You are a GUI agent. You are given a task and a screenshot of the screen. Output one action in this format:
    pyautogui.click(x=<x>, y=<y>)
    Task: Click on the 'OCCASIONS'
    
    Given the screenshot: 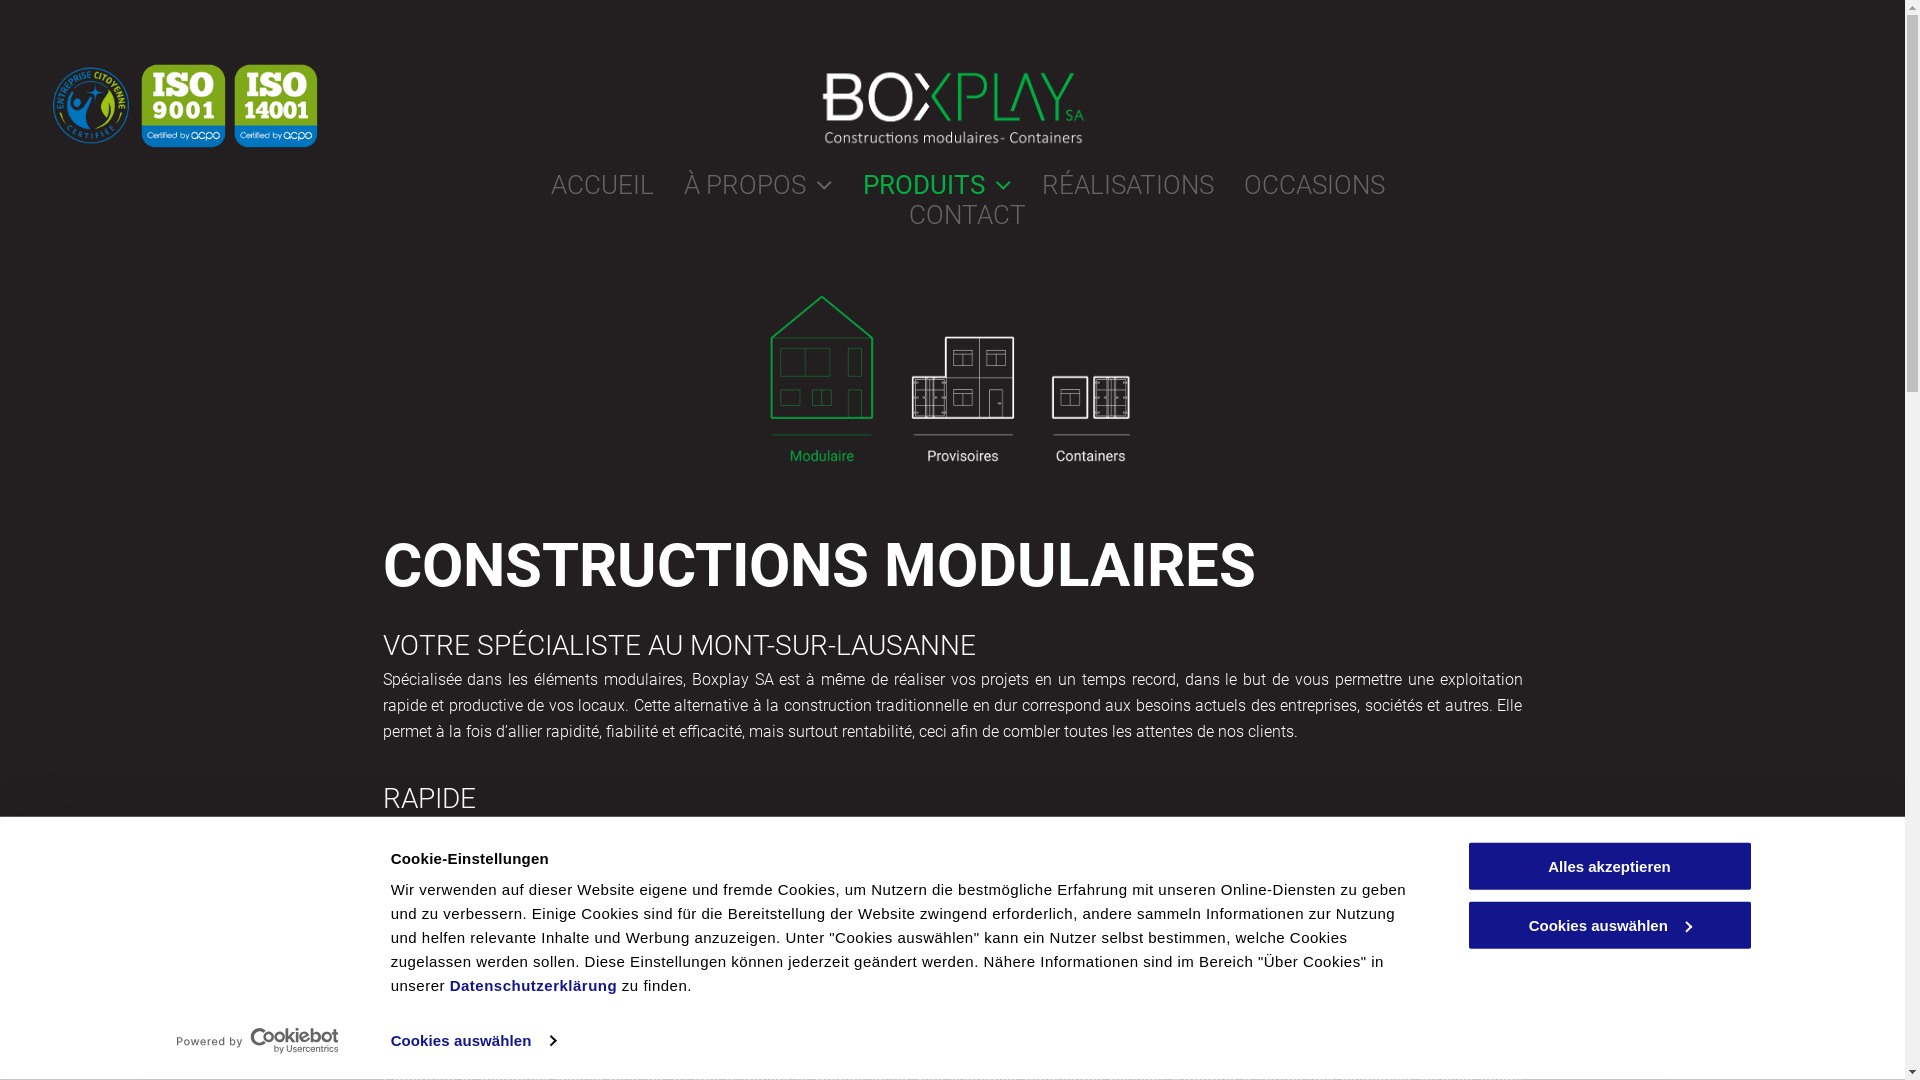 What is the action you would take?
    pyautogui.click(x=1299, y=185)
    